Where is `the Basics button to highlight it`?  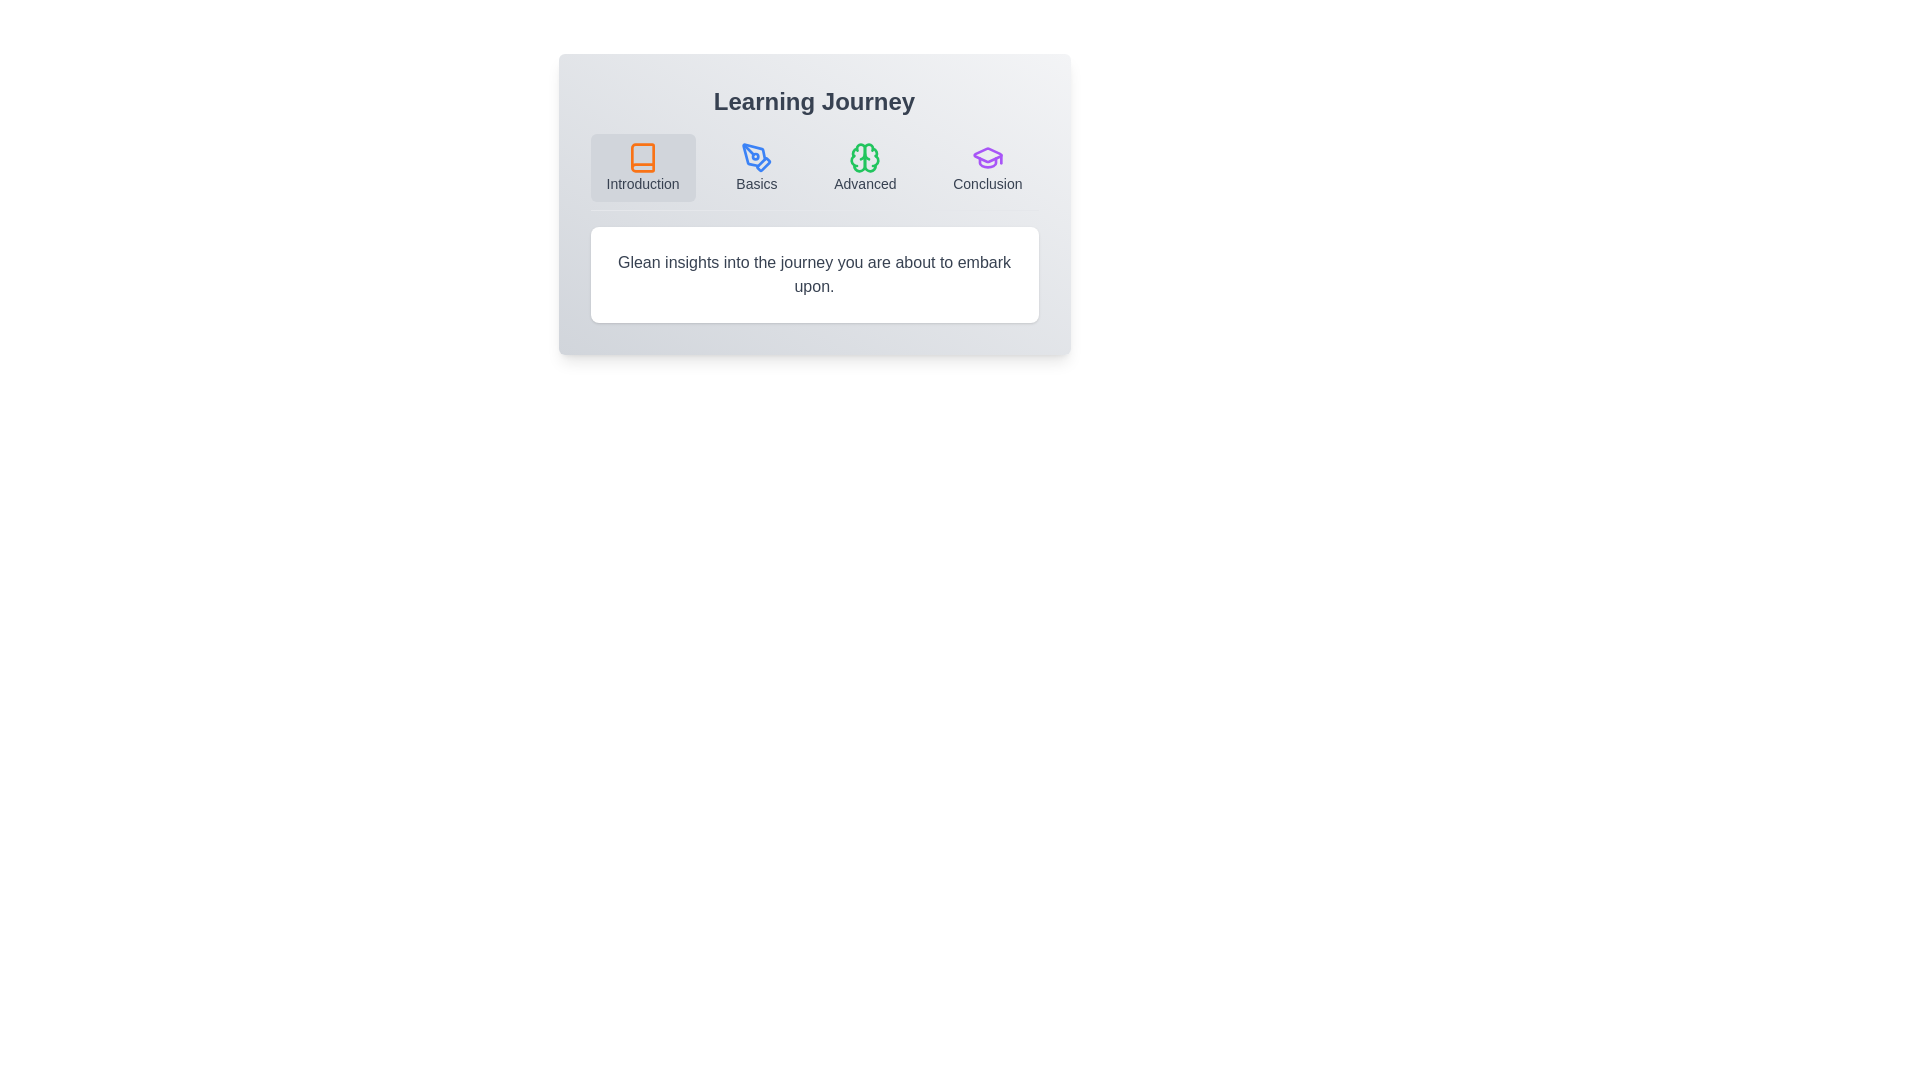
the Basics button to highlight it is located at coordinates (756, 167).